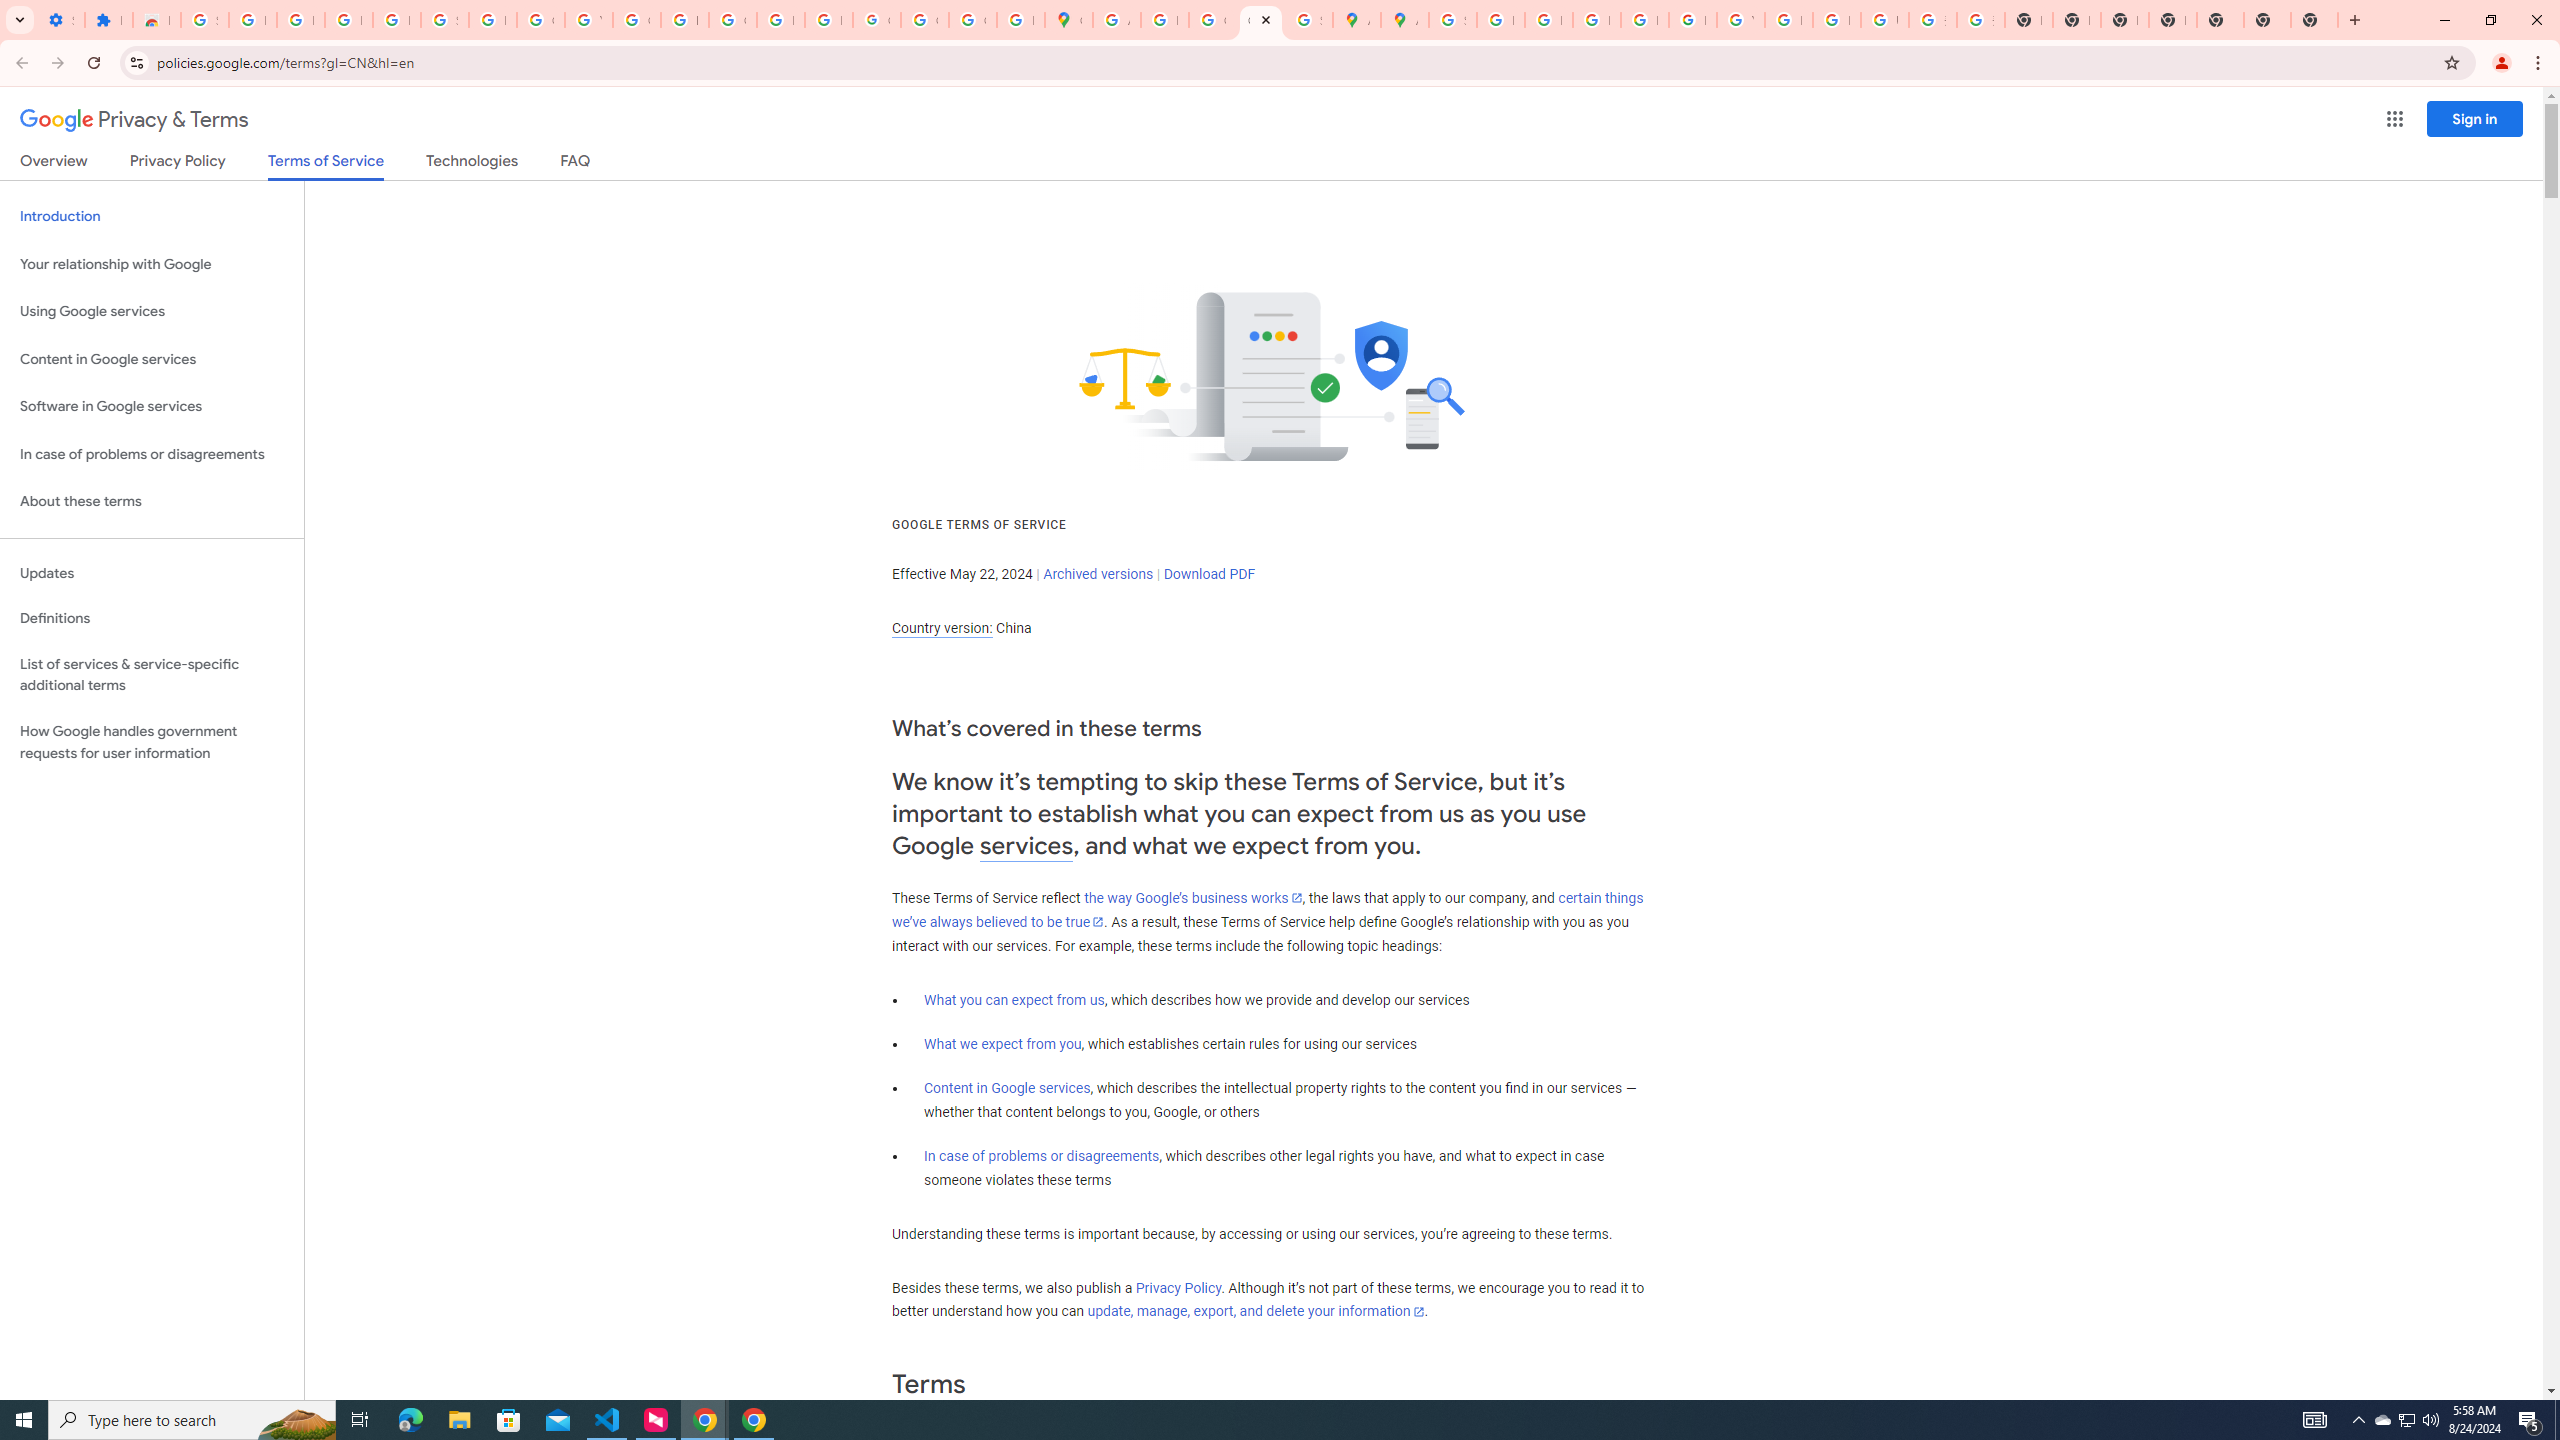 The width and height of the screenshot is (2560, 1440). Describe the element at coordinates (941, 628) in the screenshot. I see `'Country version:'` at that location.